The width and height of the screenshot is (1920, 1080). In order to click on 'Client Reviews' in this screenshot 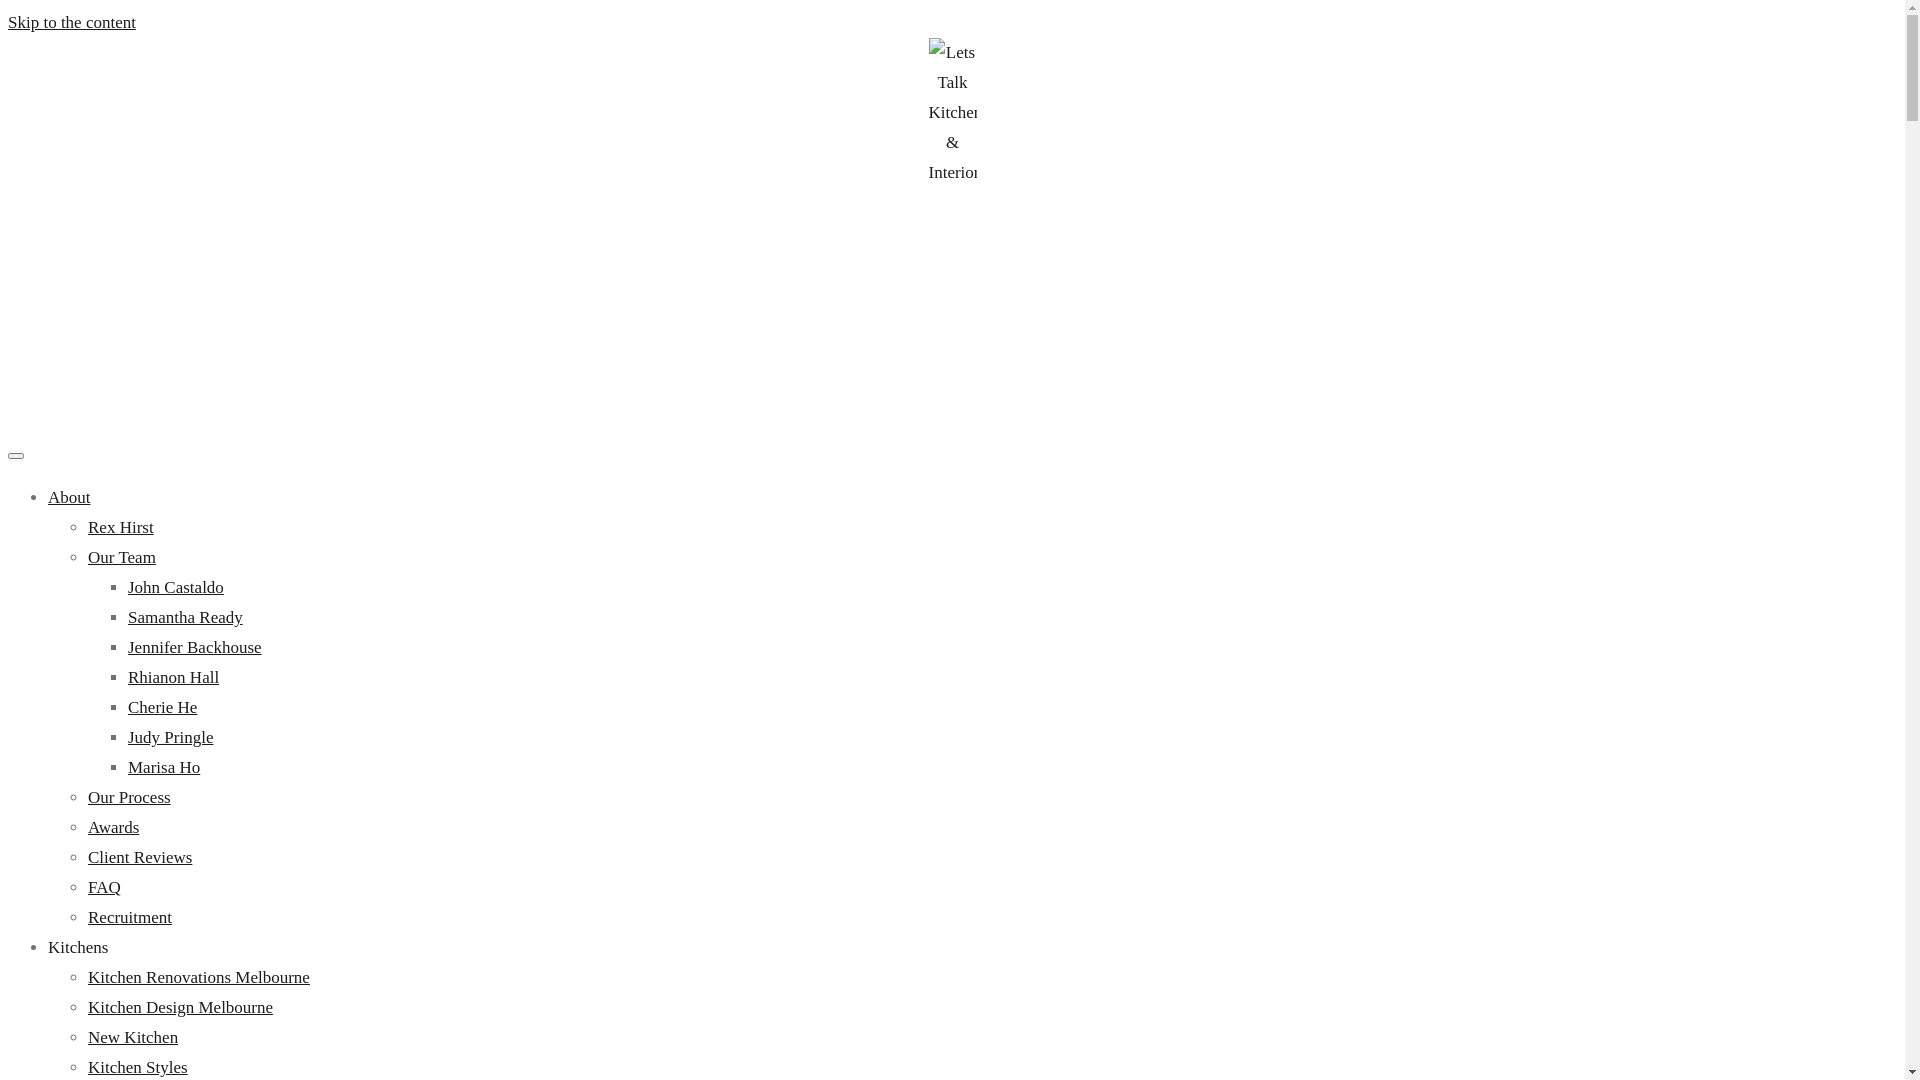, I will do `click(138, 856)`.